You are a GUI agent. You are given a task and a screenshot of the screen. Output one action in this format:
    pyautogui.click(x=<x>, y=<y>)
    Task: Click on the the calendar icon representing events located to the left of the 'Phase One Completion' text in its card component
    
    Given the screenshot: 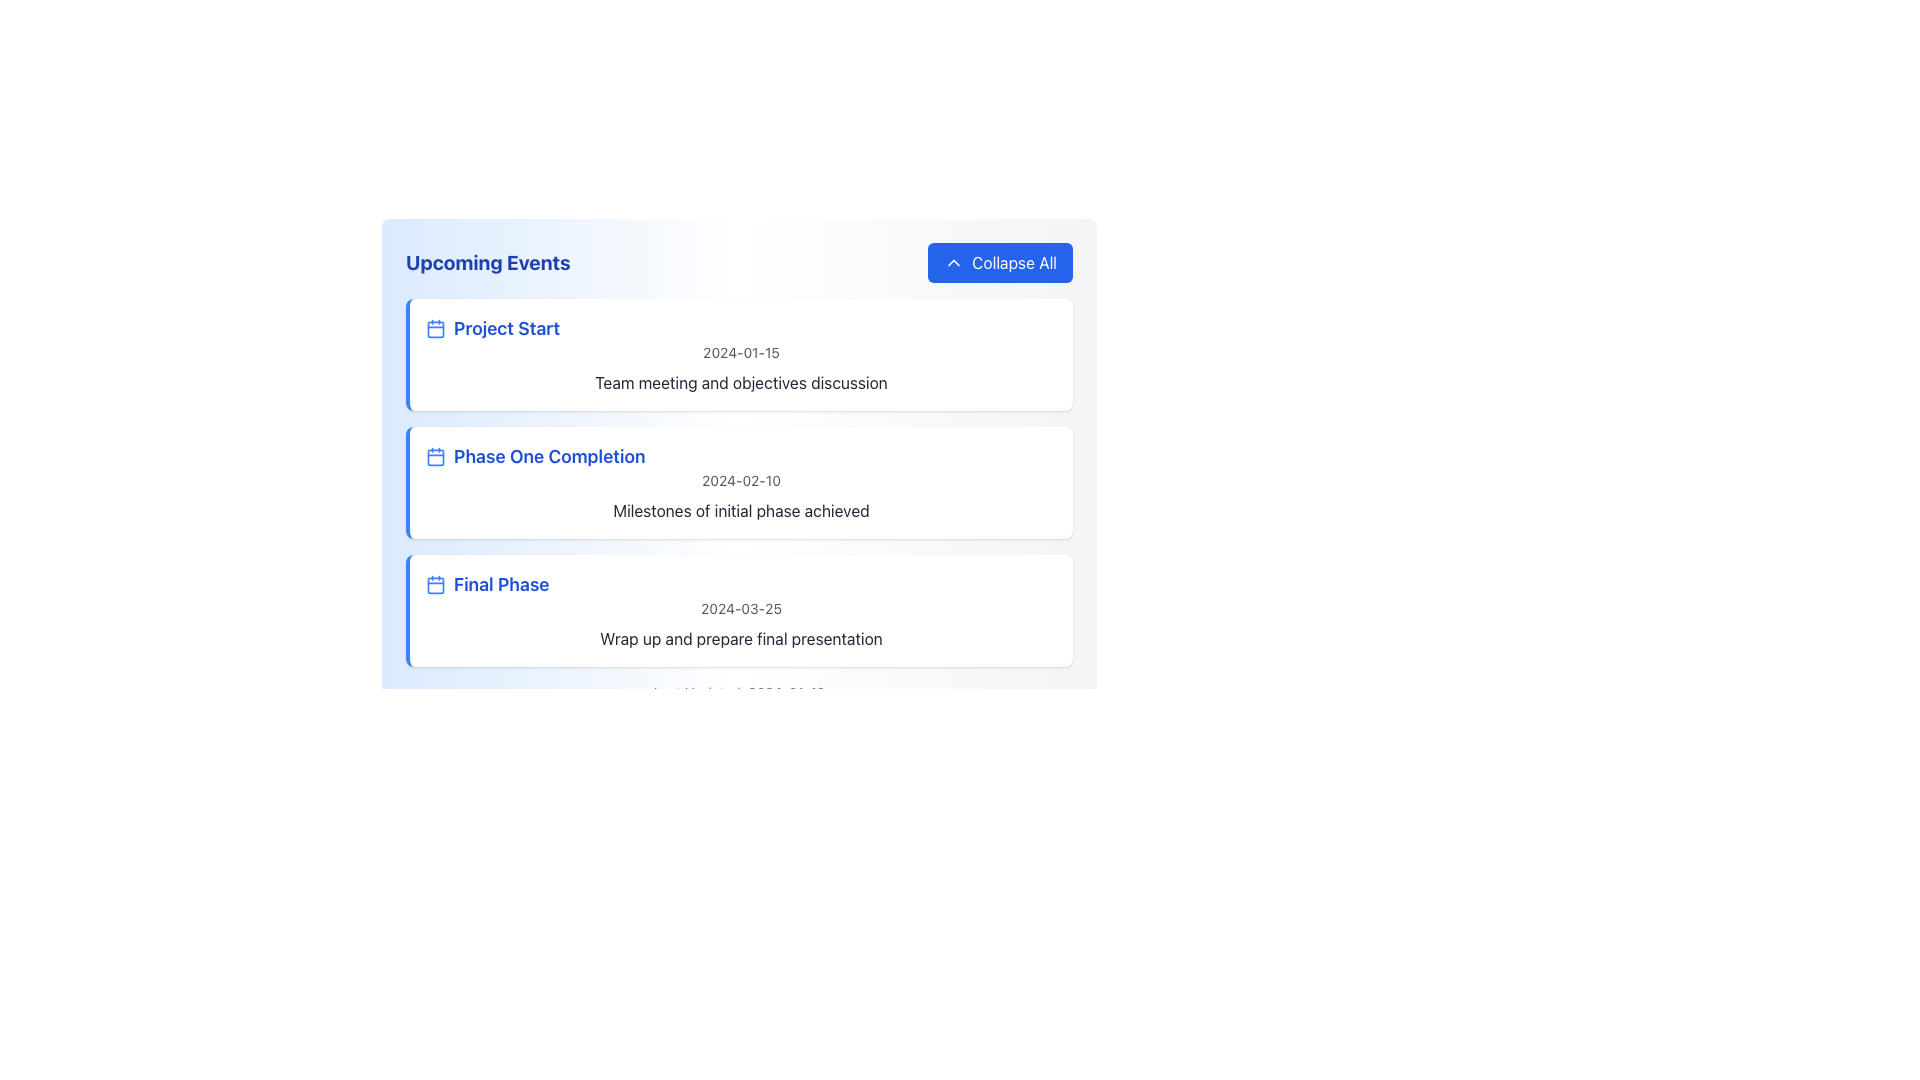 What is the action you would take?
    pyautogui.click(x=435, y=456)
    